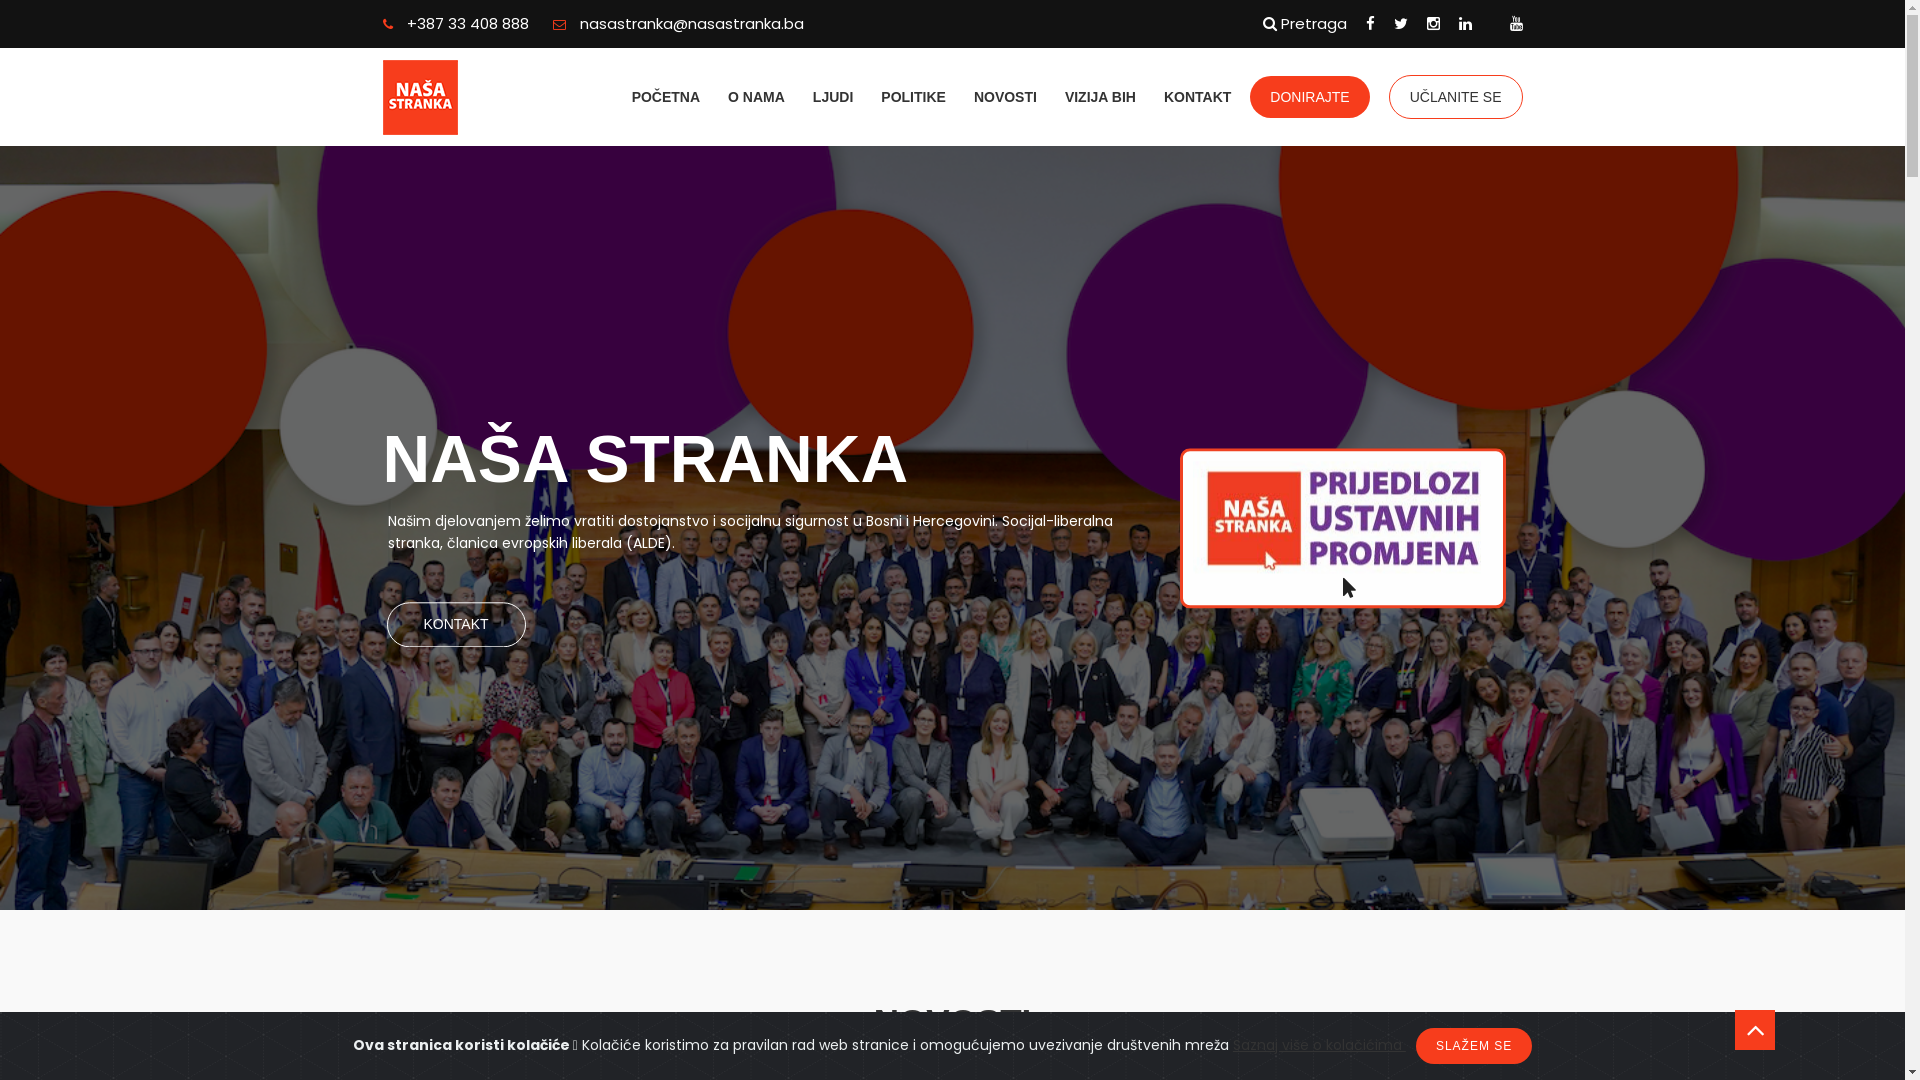  Describe the element at coordinates (974, 96) in the screenshot. I see `'NOVOSTI'` at that location.